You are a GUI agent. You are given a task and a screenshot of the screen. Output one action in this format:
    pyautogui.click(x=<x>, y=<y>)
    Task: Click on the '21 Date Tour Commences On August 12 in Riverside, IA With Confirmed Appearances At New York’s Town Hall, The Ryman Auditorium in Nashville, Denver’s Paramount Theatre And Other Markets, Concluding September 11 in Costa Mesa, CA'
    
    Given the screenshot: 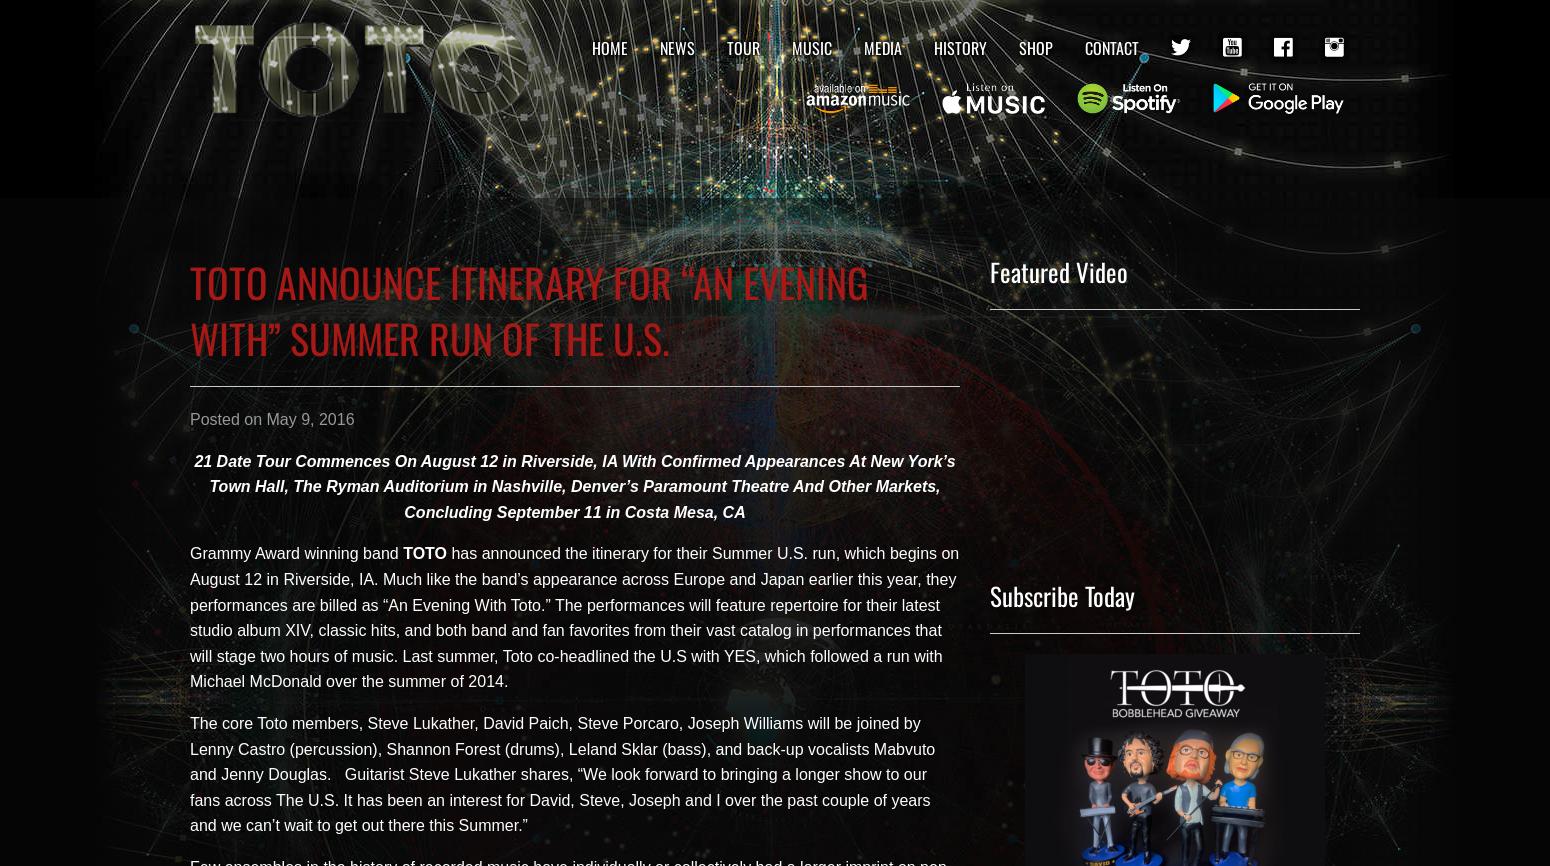 What is the action you would take?
    pyautogui.click(x=193, y=485)
    